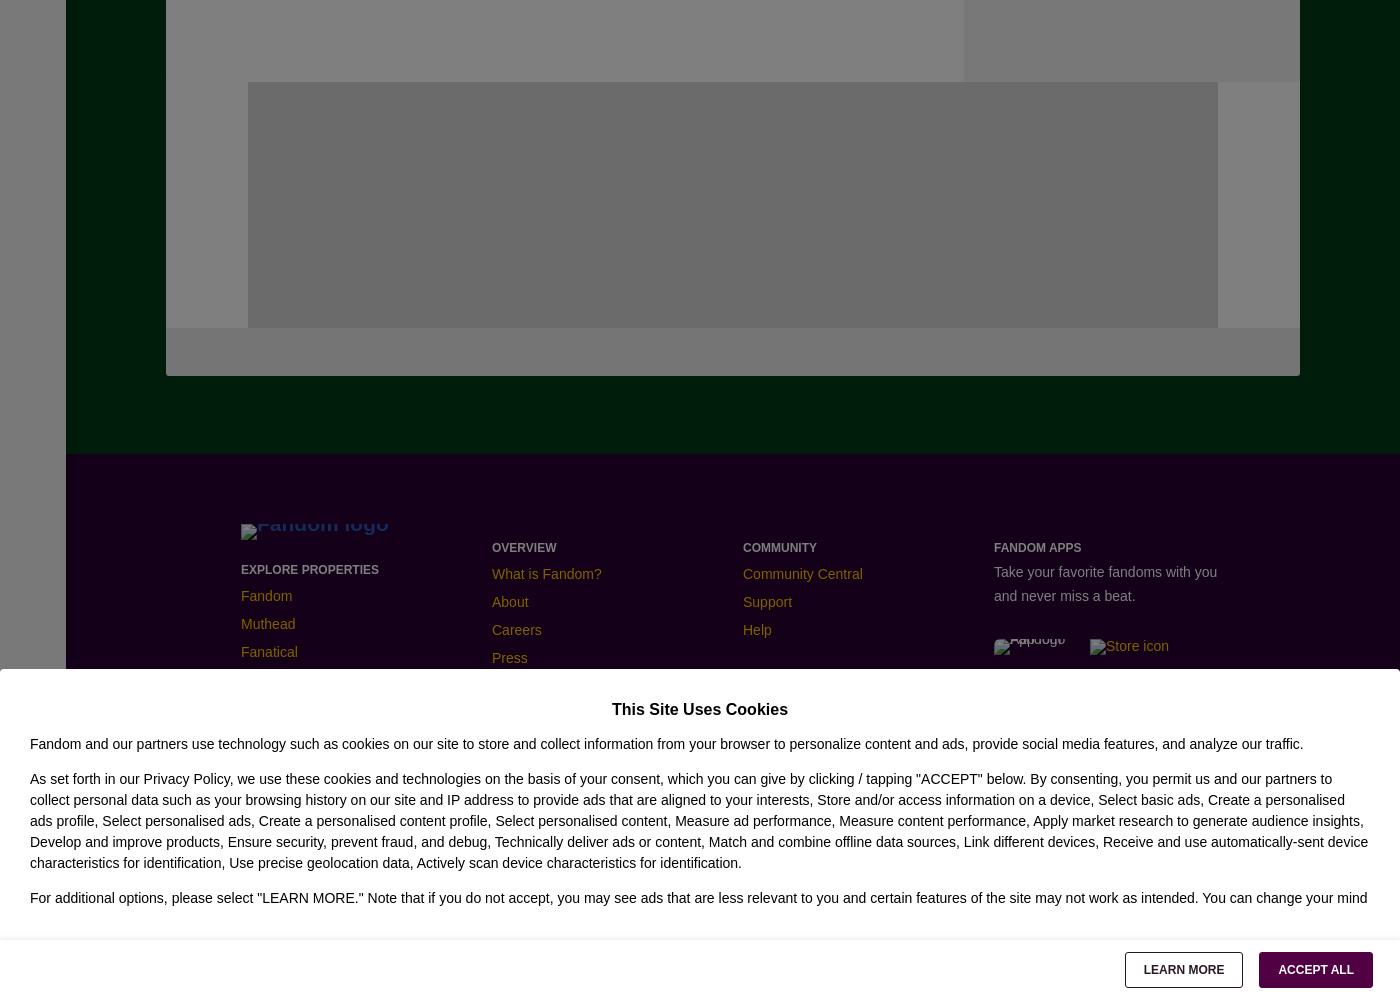 The height and width of the screenshot is (1000, 1400). What do you see at coordinates (1105, 582) in the screenshot?
I see `'Take your favorite fandoms with you and never miss a beat.'` at bounding box center [1105, 582].